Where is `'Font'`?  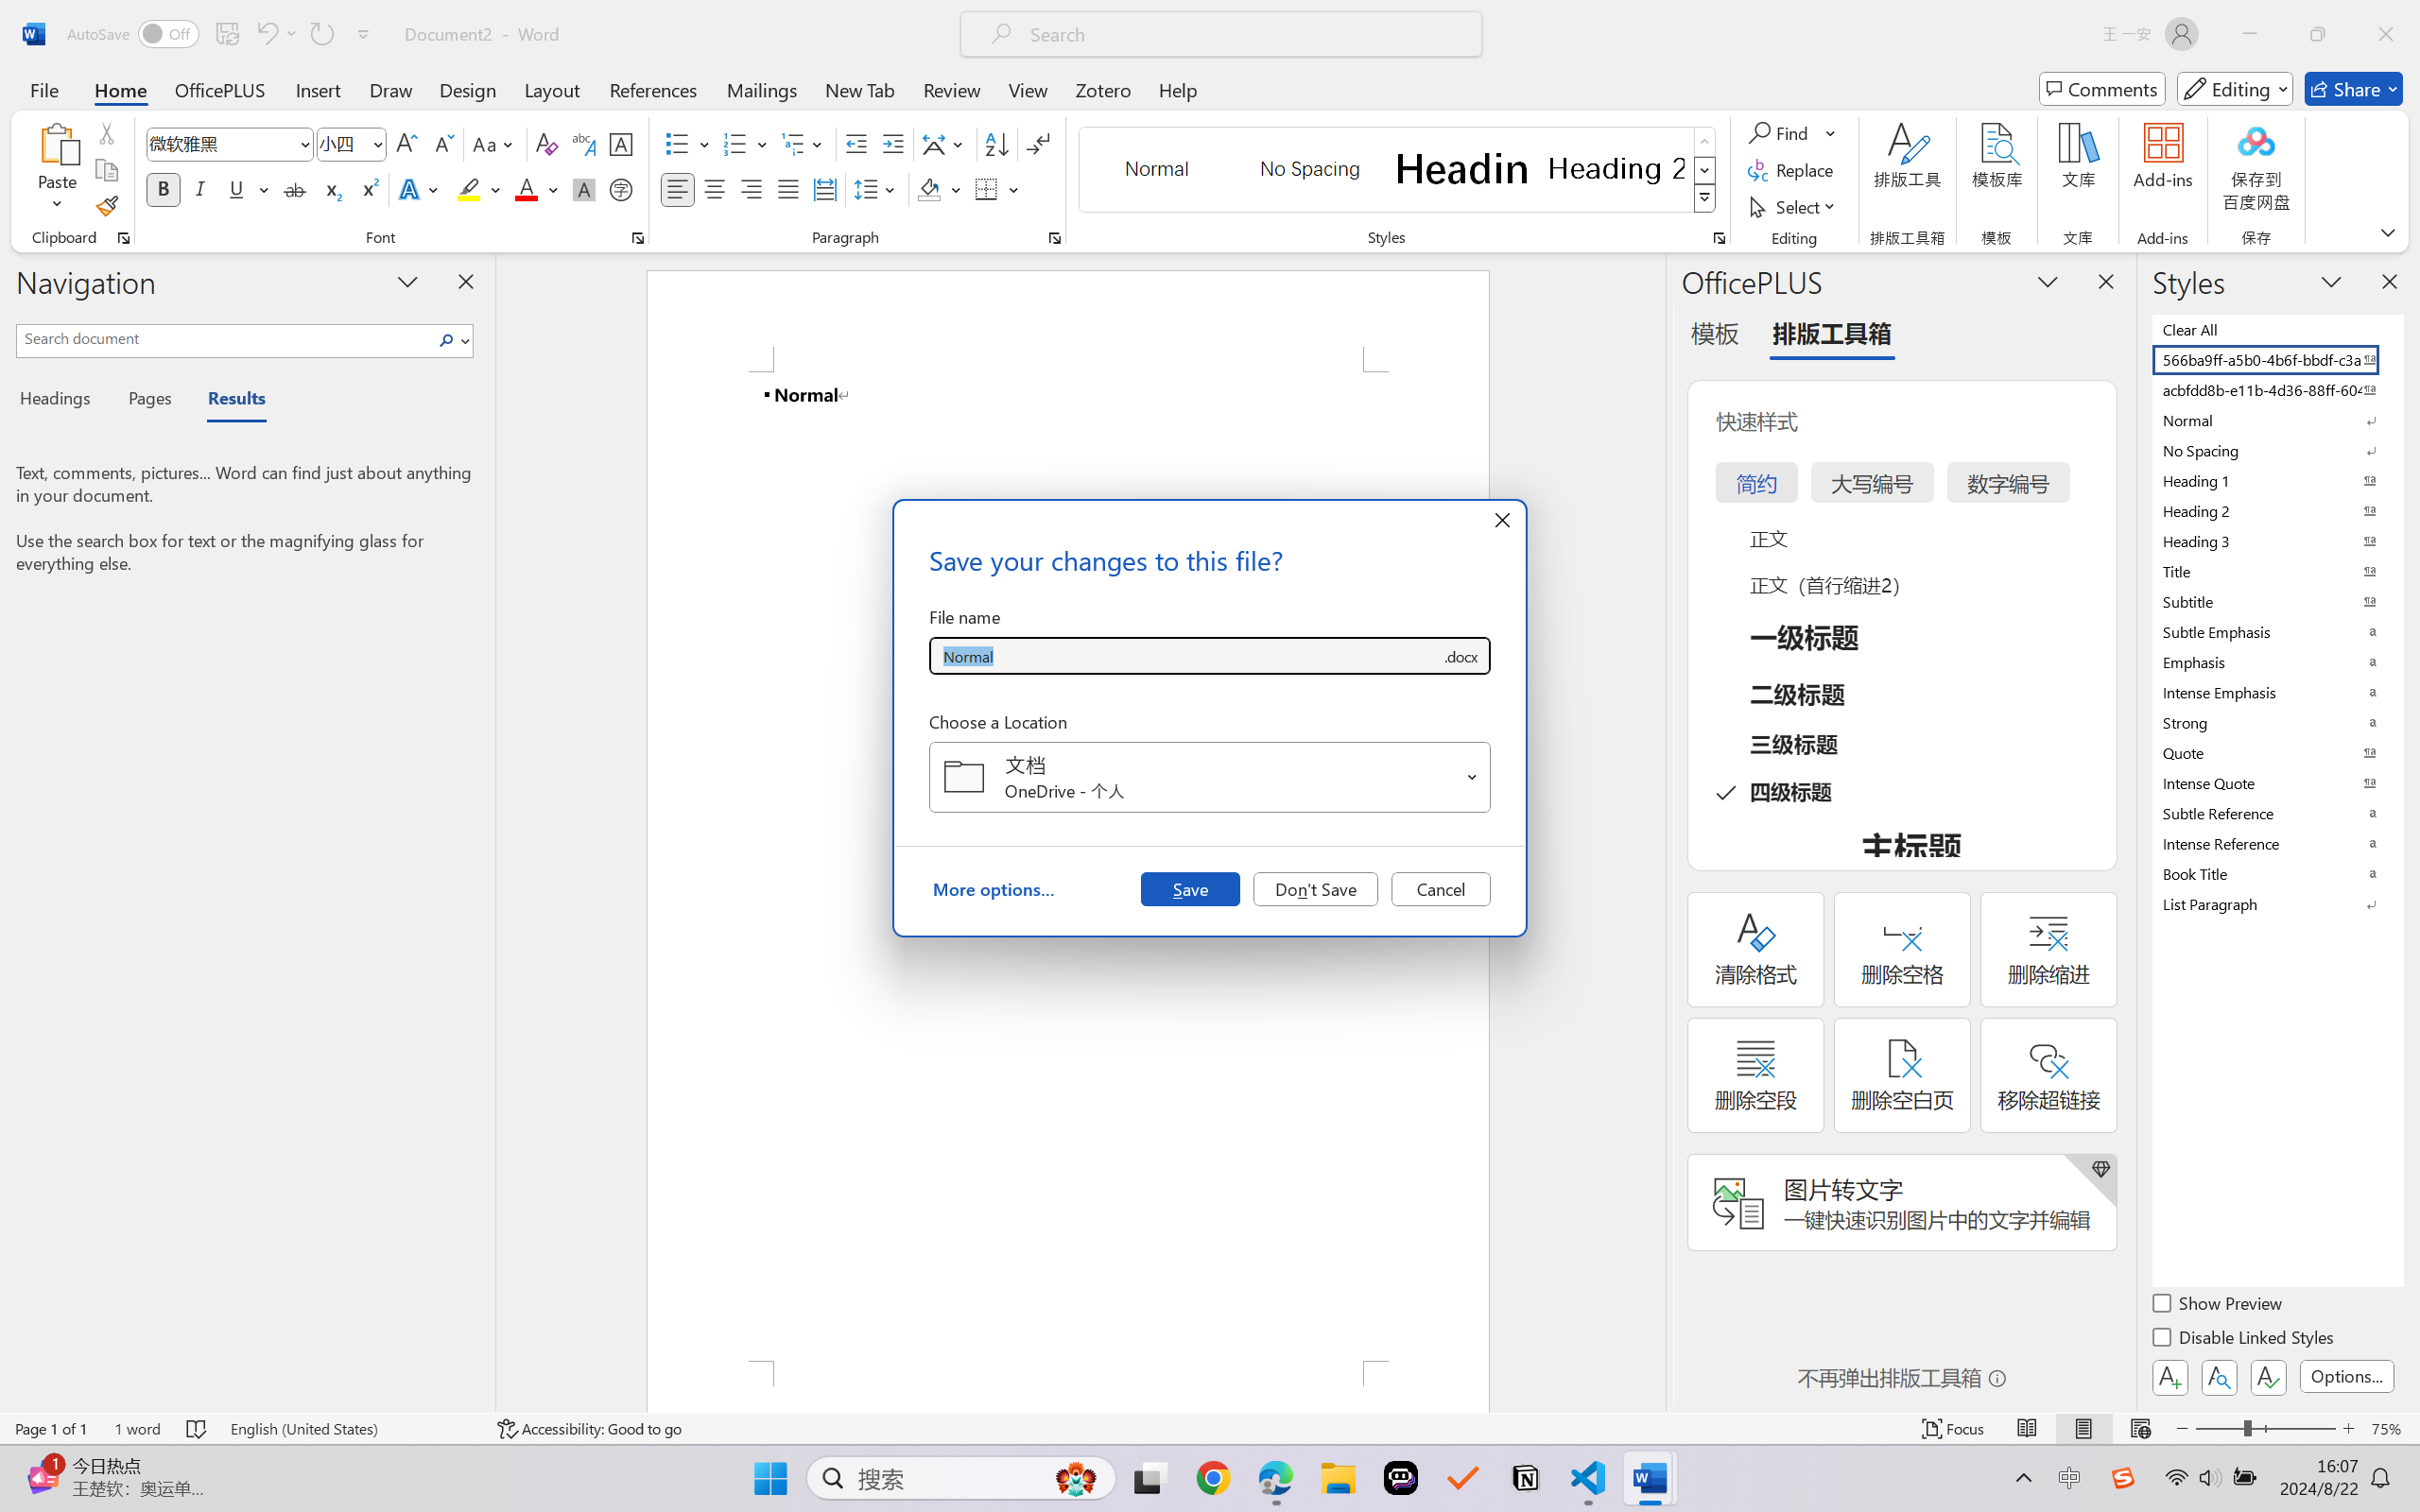
'Font' is located at coordinates (230, 144).